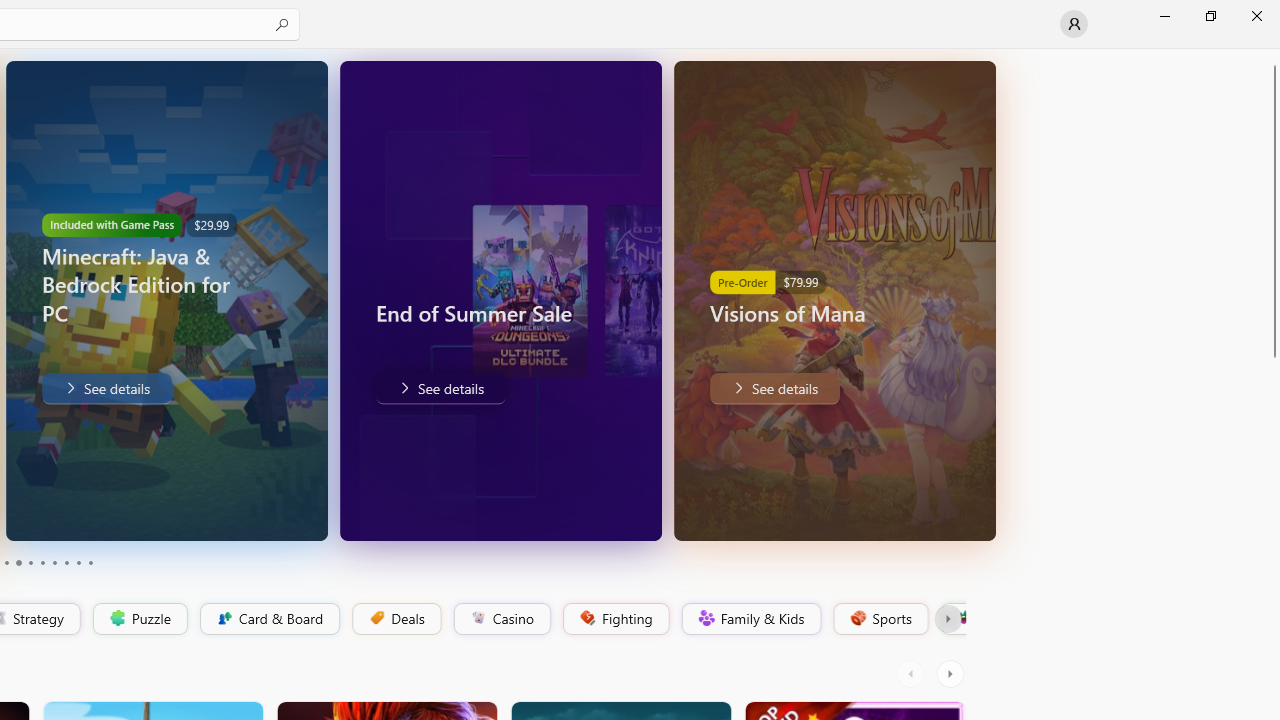  What do you see at coordinates (1271, 54) in the screenshot?
I see `'Vertical Small Decrease'` at bounding box center [1271, 54].